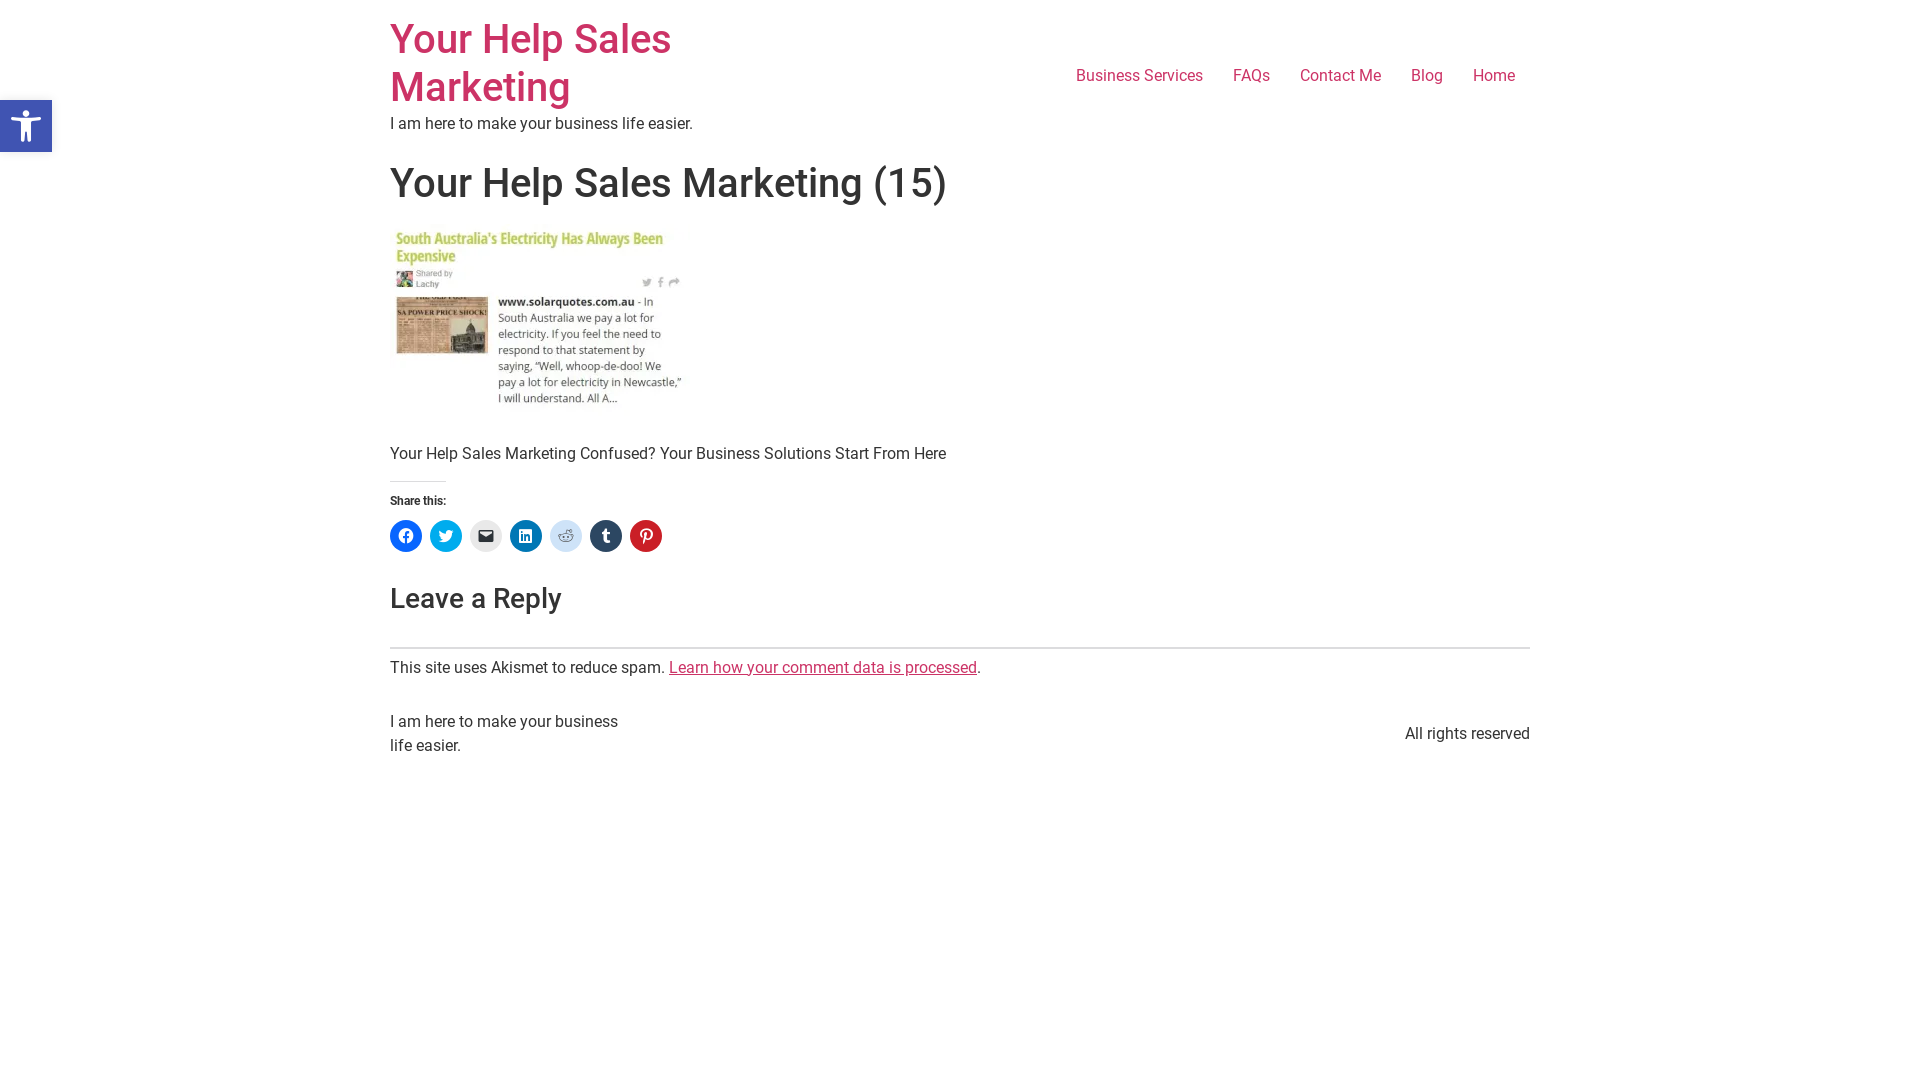 Image resolution: width=1920 pixels, height=1080 pixels. I want to click on 'Open toolbar, so click(25, 126).